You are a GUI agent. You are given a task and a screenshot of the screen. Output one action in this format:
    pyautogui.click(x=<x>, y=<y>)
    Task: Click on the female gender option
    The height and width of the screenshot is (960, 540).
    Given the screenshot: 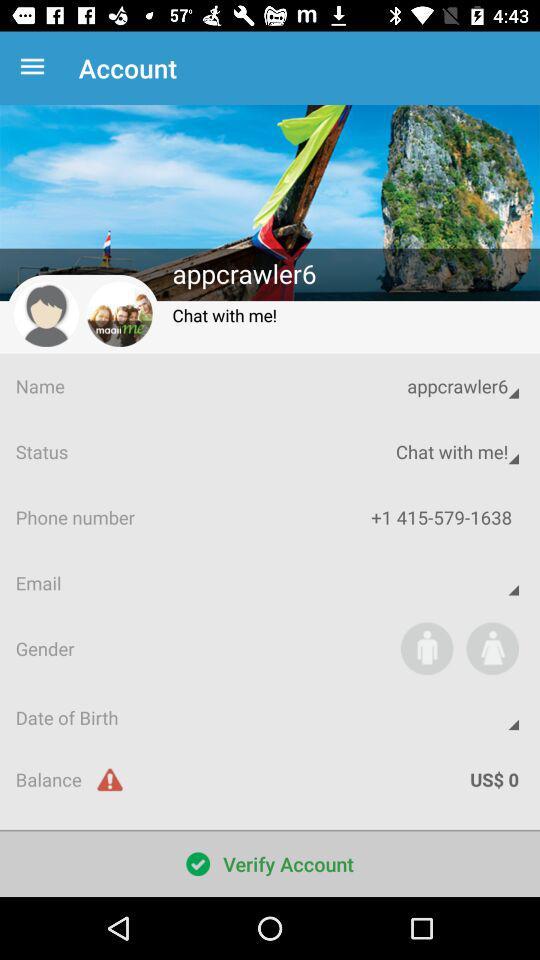 What is the action you would take?
    pyautogui.click(x=491, y=647)
    